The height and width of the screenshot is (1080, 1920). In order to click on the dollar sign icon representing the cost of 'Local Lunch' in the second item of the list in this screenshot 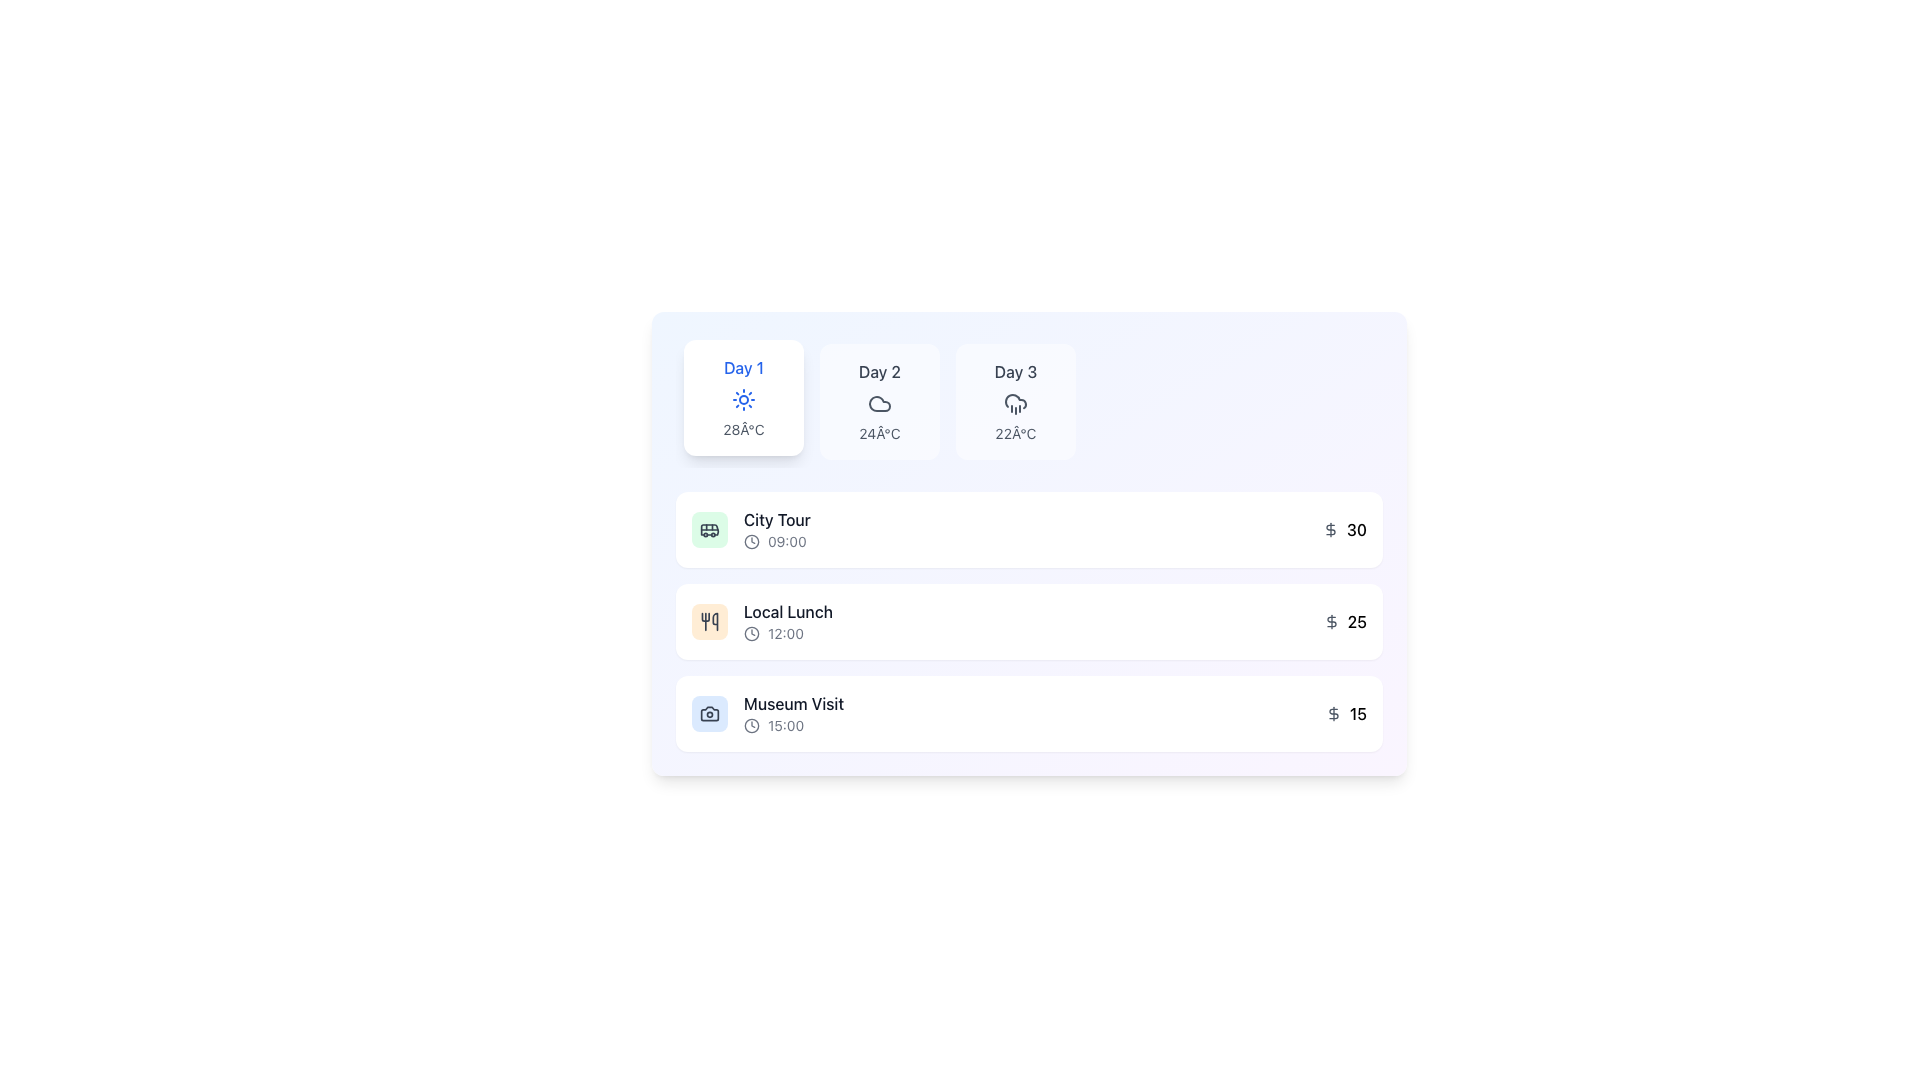, I will do `click(1331, 620)`.